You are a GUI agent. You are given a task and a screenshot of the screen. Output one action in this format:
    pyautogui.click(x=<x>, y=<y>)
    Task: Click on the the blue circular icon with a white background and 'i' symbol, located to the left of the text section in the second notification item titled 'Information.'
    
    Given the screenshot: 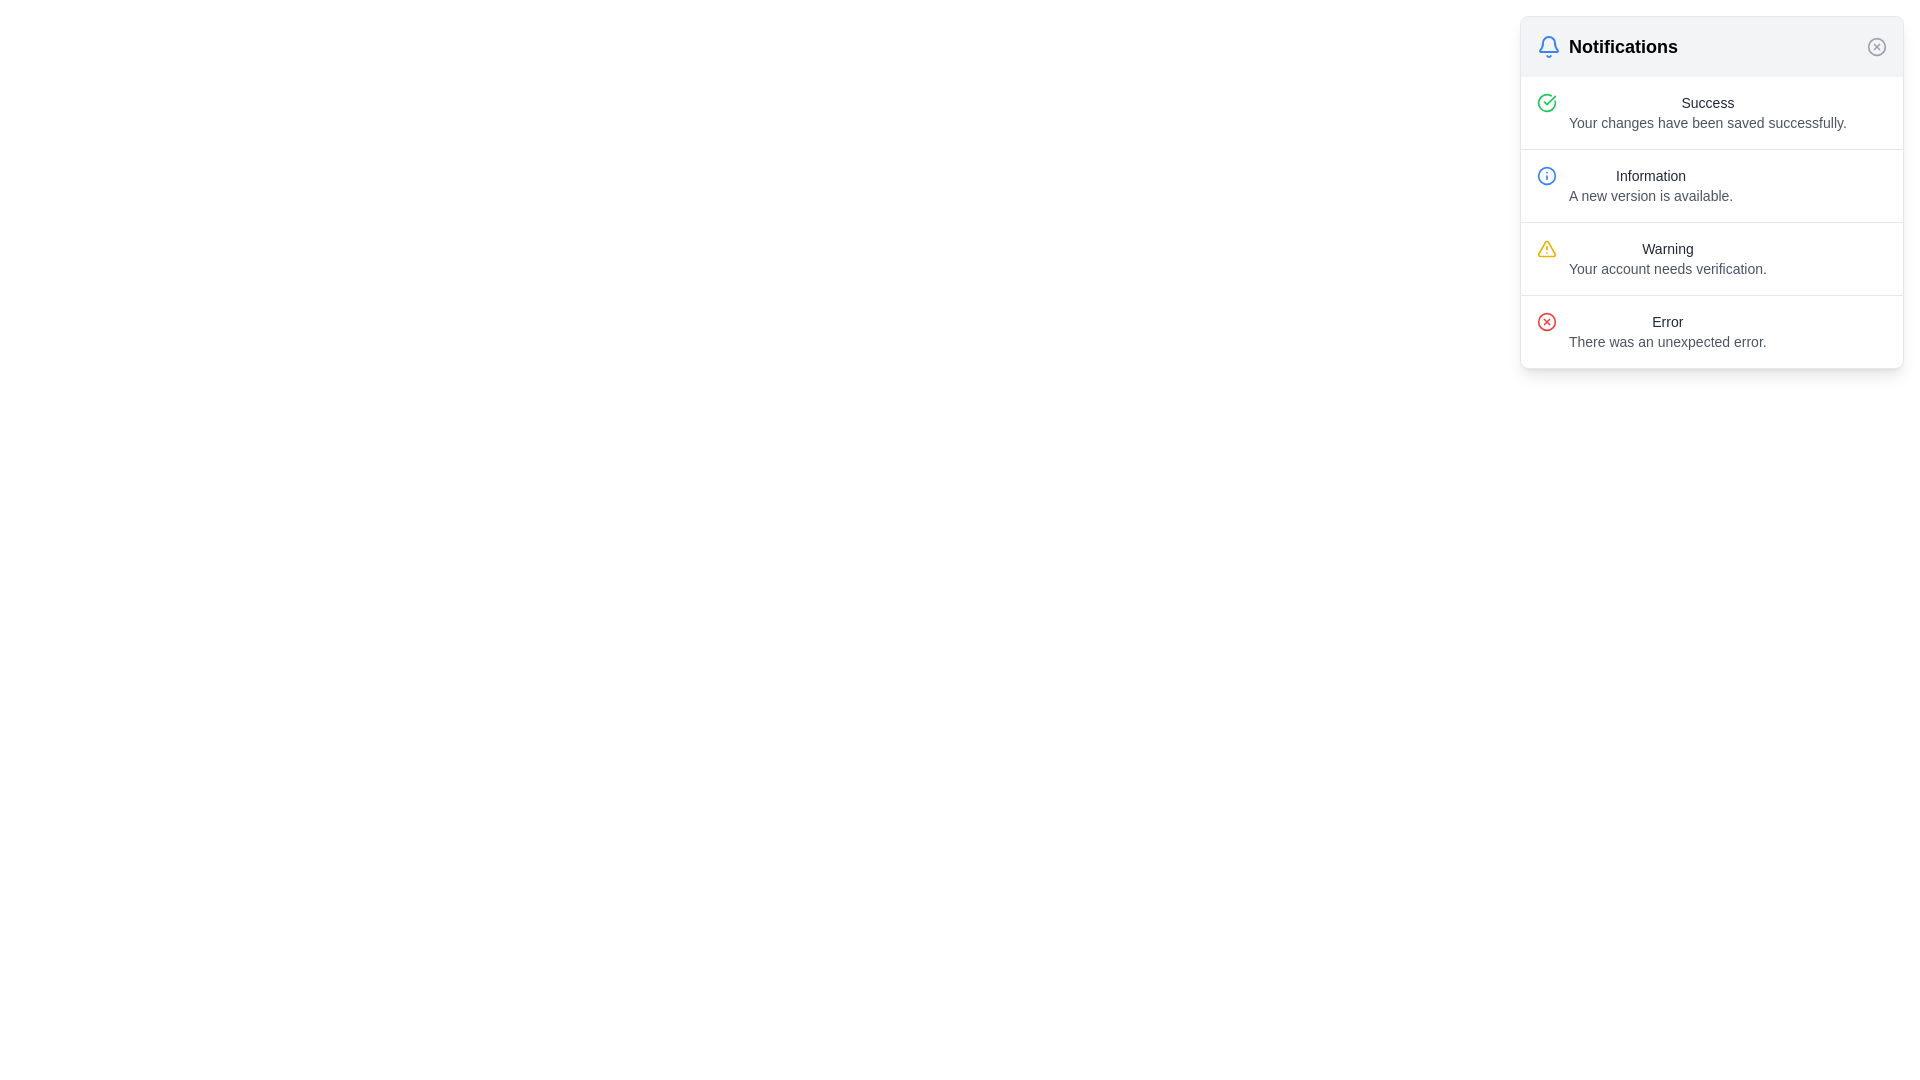 What is the action you would take?
    pyautogui.click(x=1545, y=175)
    